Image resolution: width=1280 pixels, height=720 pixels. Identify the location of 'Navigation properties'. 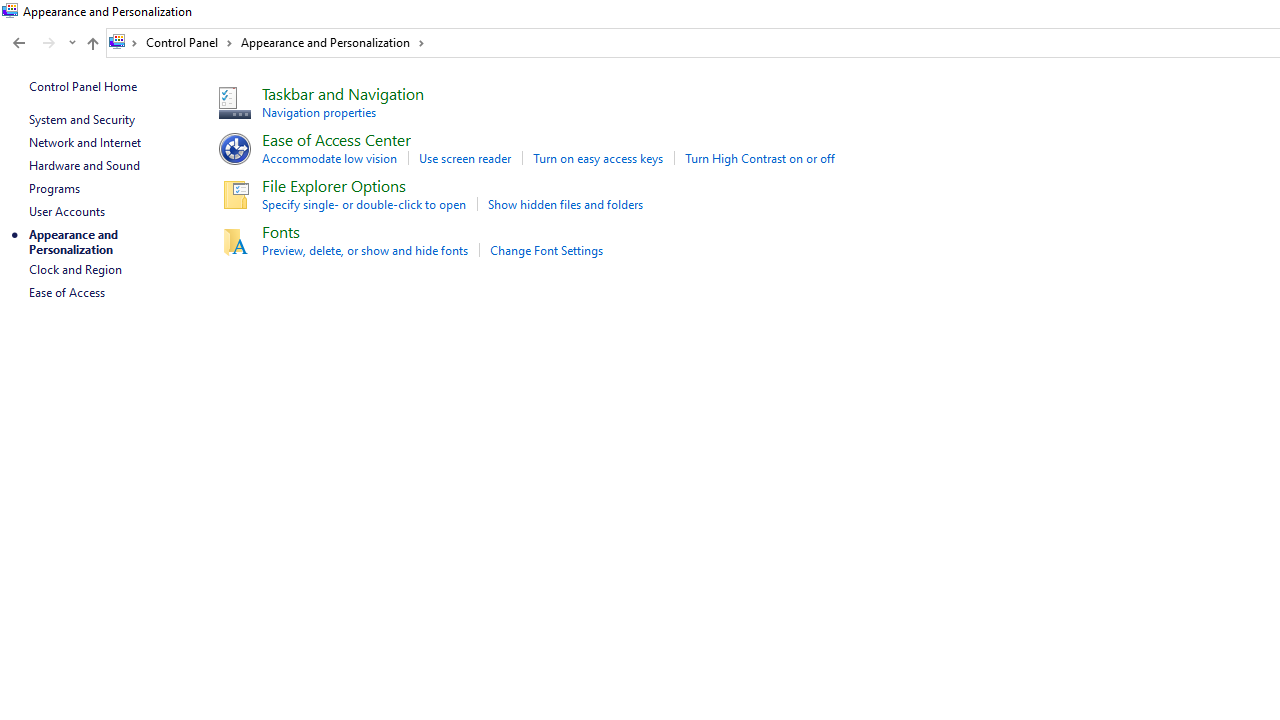
(317, 112).